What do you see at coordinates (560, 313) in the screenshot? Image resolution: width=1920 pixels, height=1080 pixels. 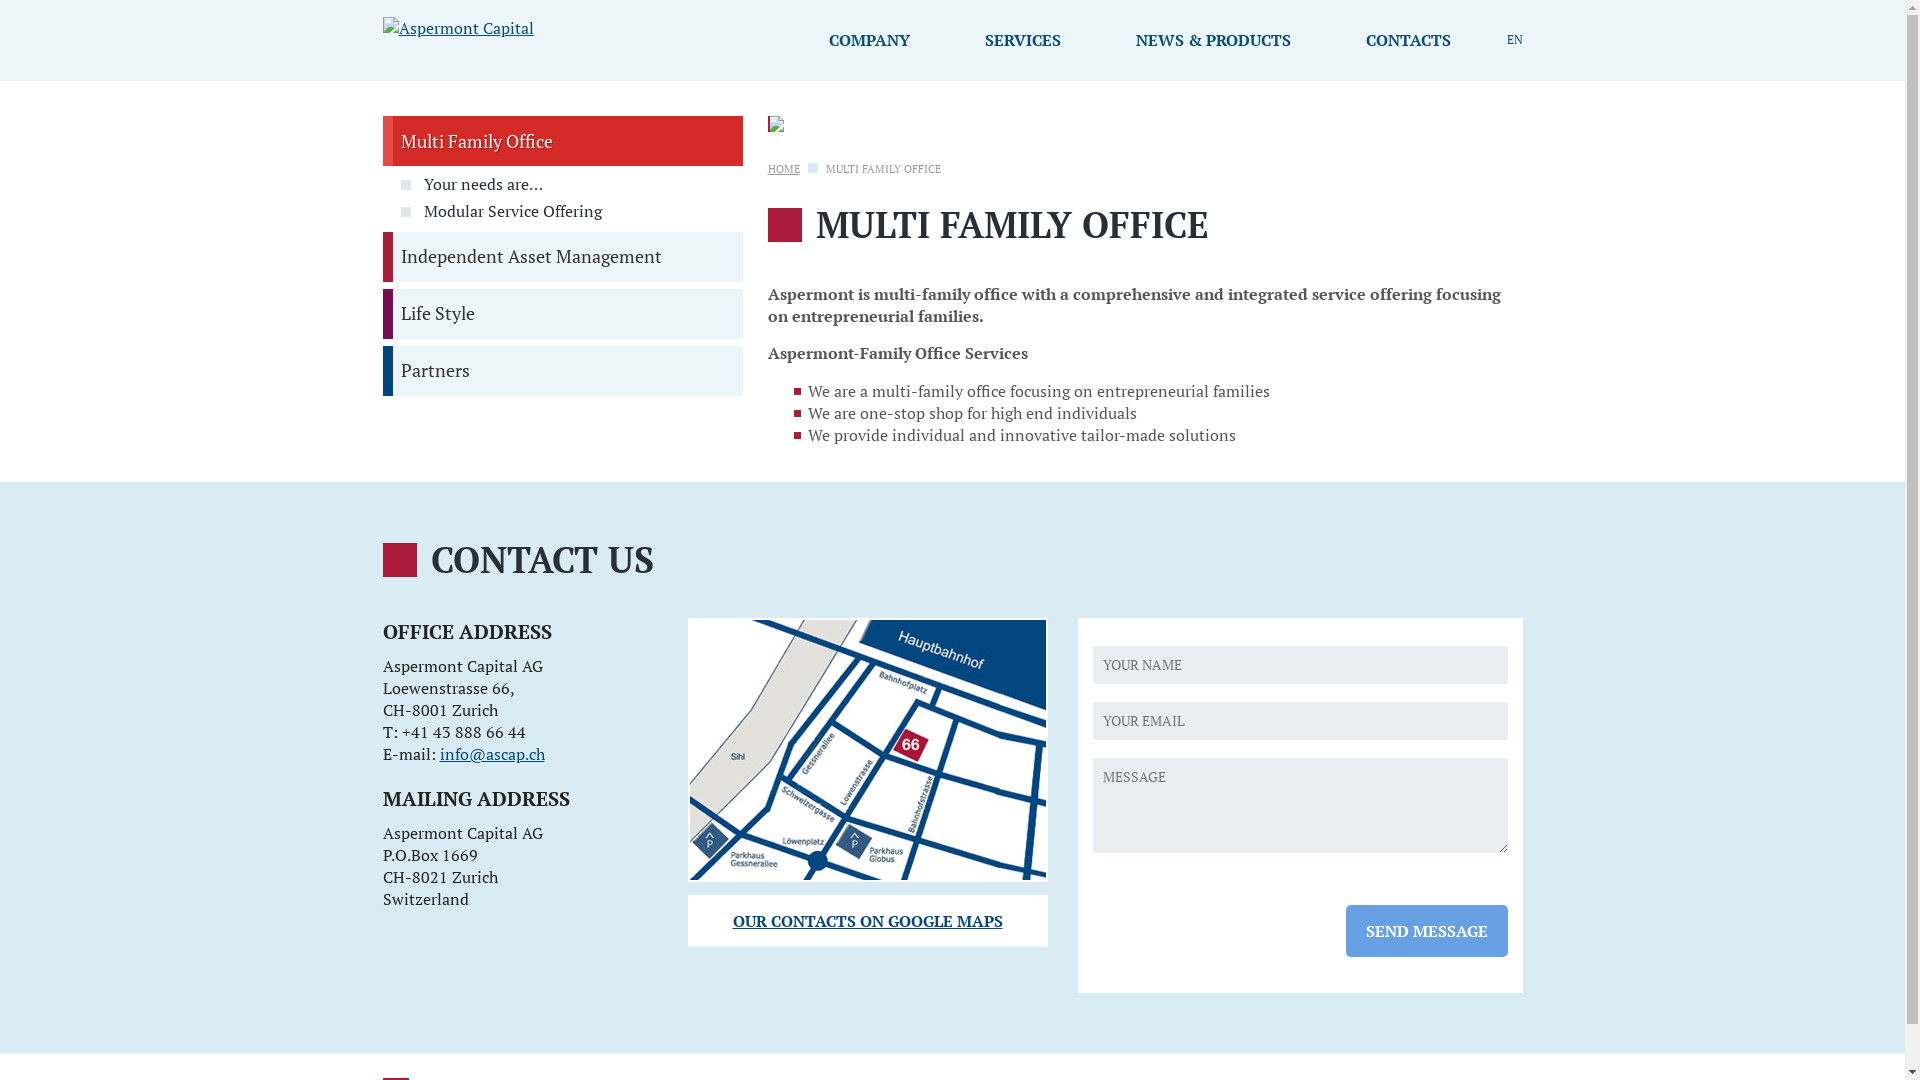 I see `'Life Style'` at bounding box center [560, 313].